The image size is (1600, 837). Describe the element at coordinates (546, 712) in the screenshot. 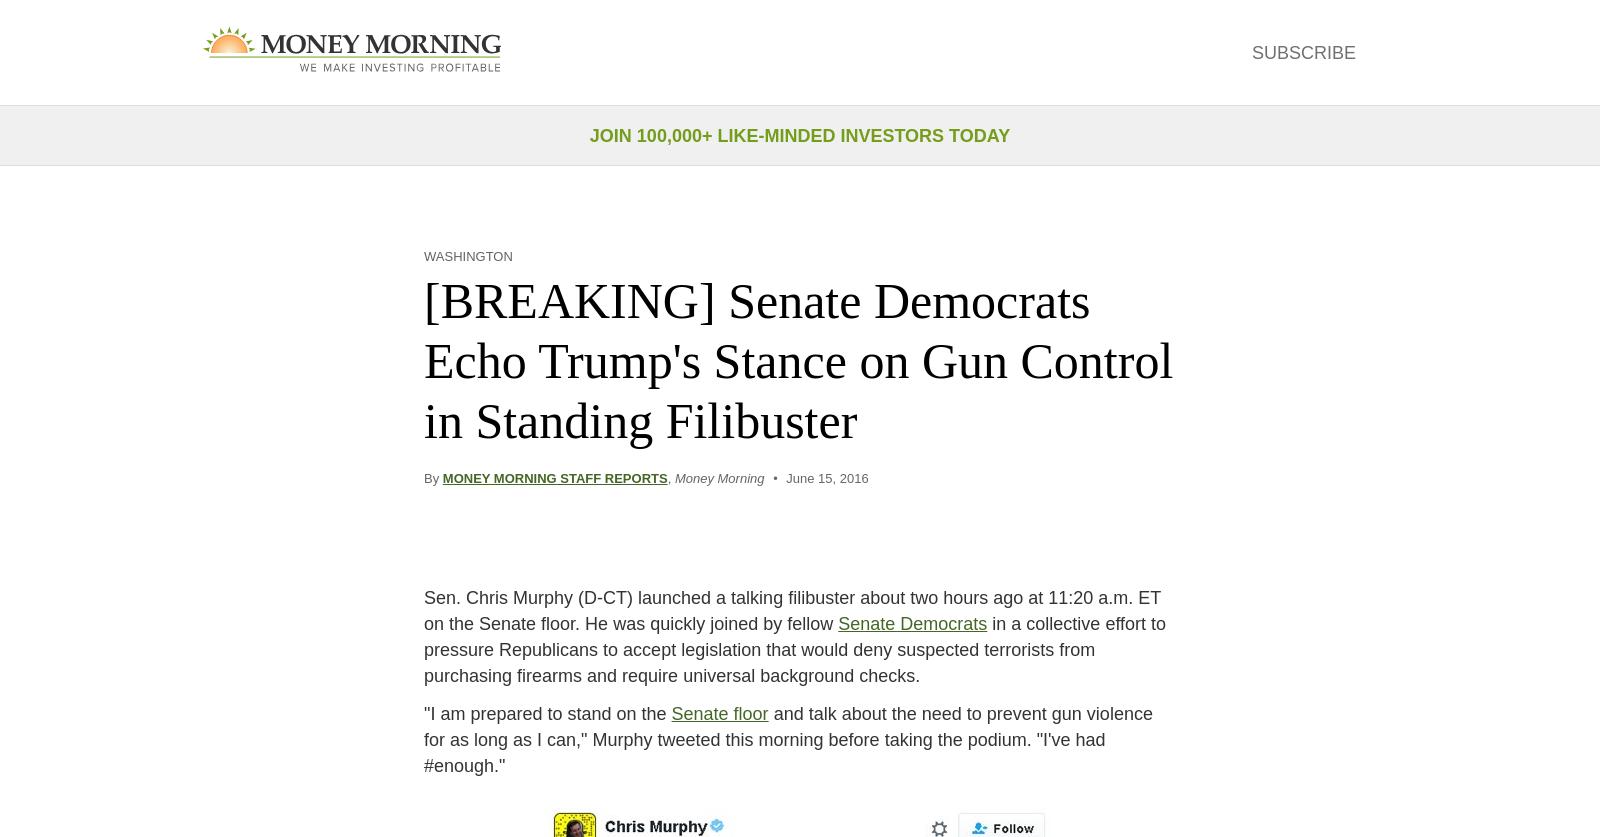

I see `'"I am prepared to stand on the'` at that location.